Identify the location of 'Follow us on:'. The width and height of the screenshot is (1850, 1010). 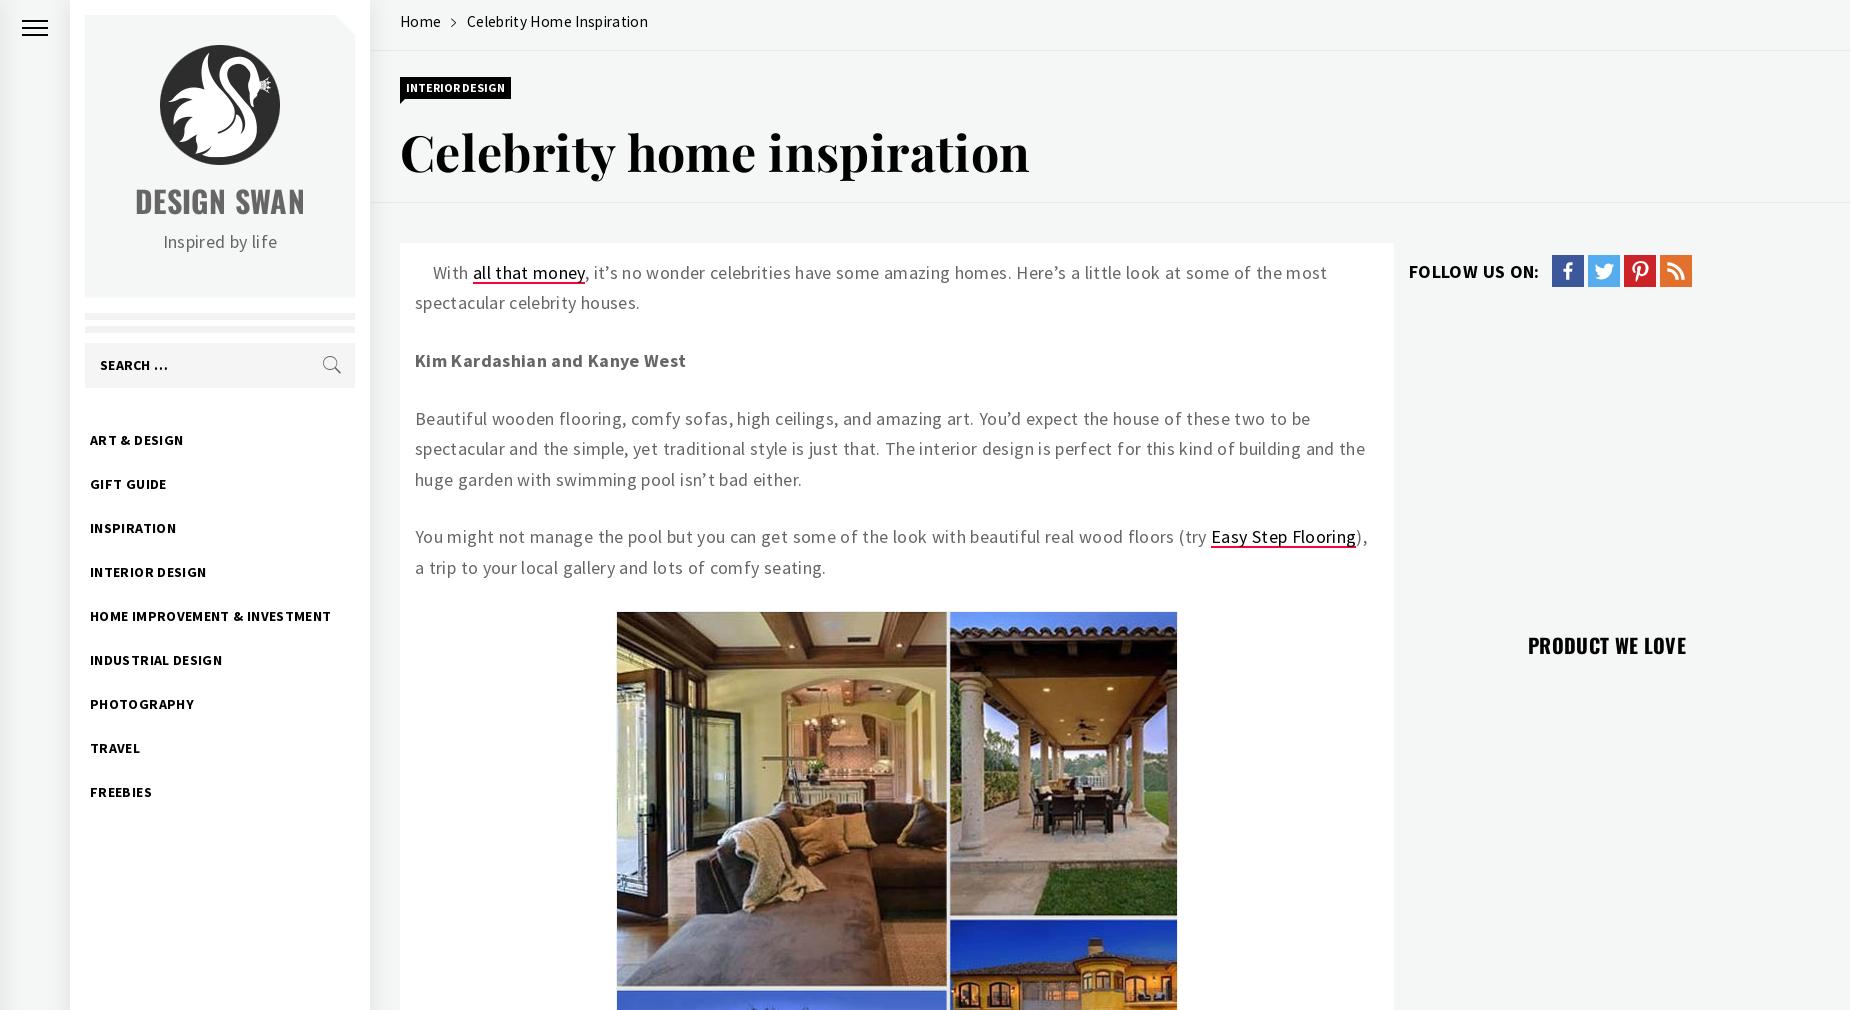
(1474, 270).